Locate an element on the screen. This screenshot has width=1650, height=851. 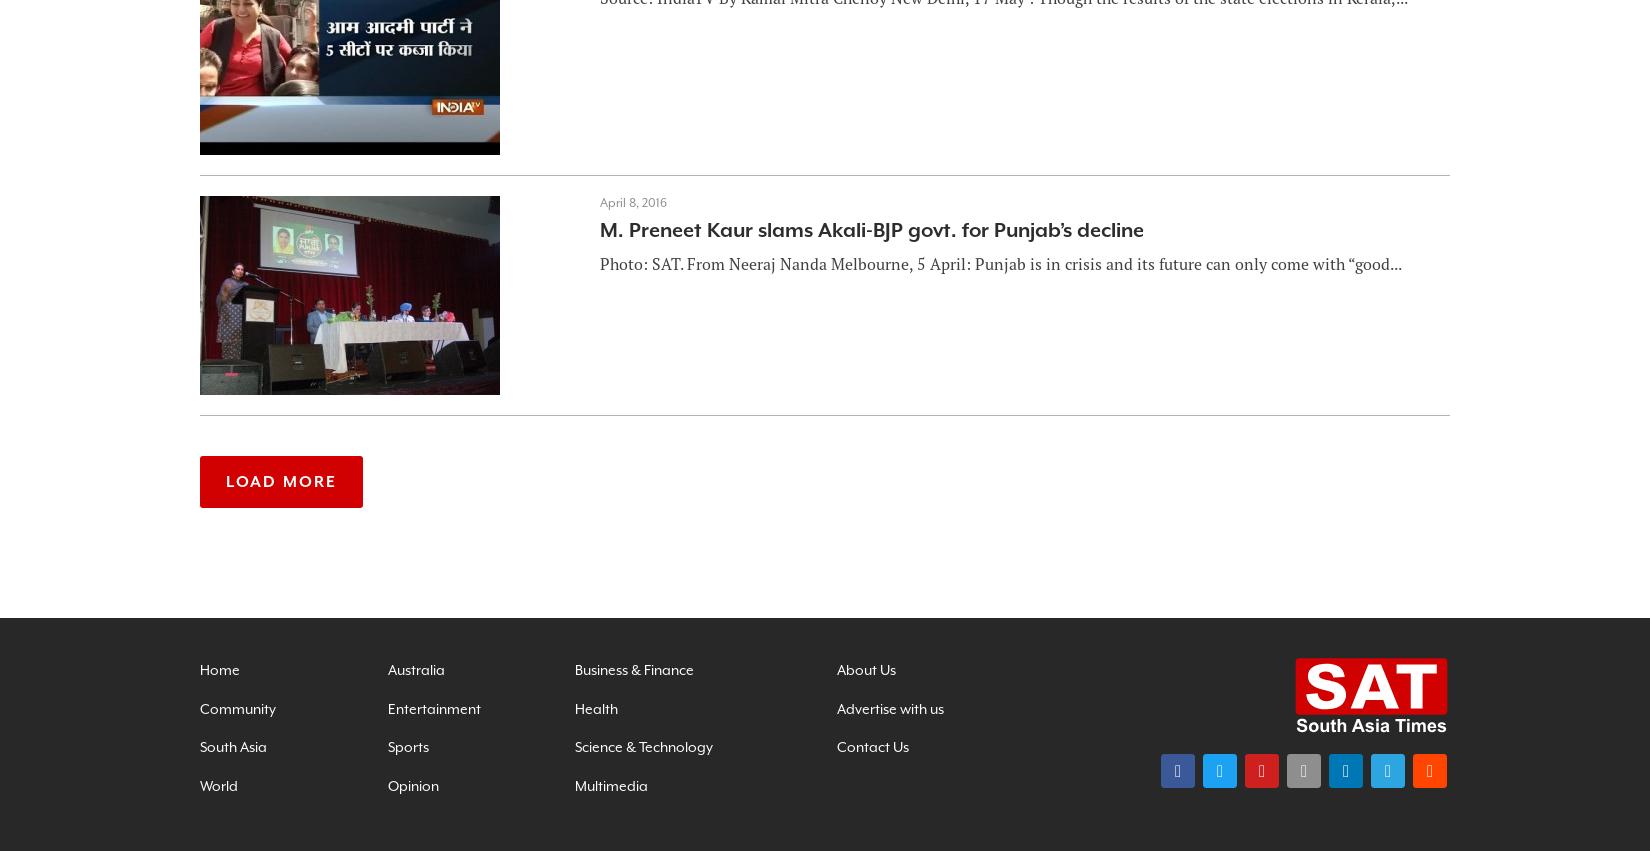
'World' is located at coordinates (218, 783).